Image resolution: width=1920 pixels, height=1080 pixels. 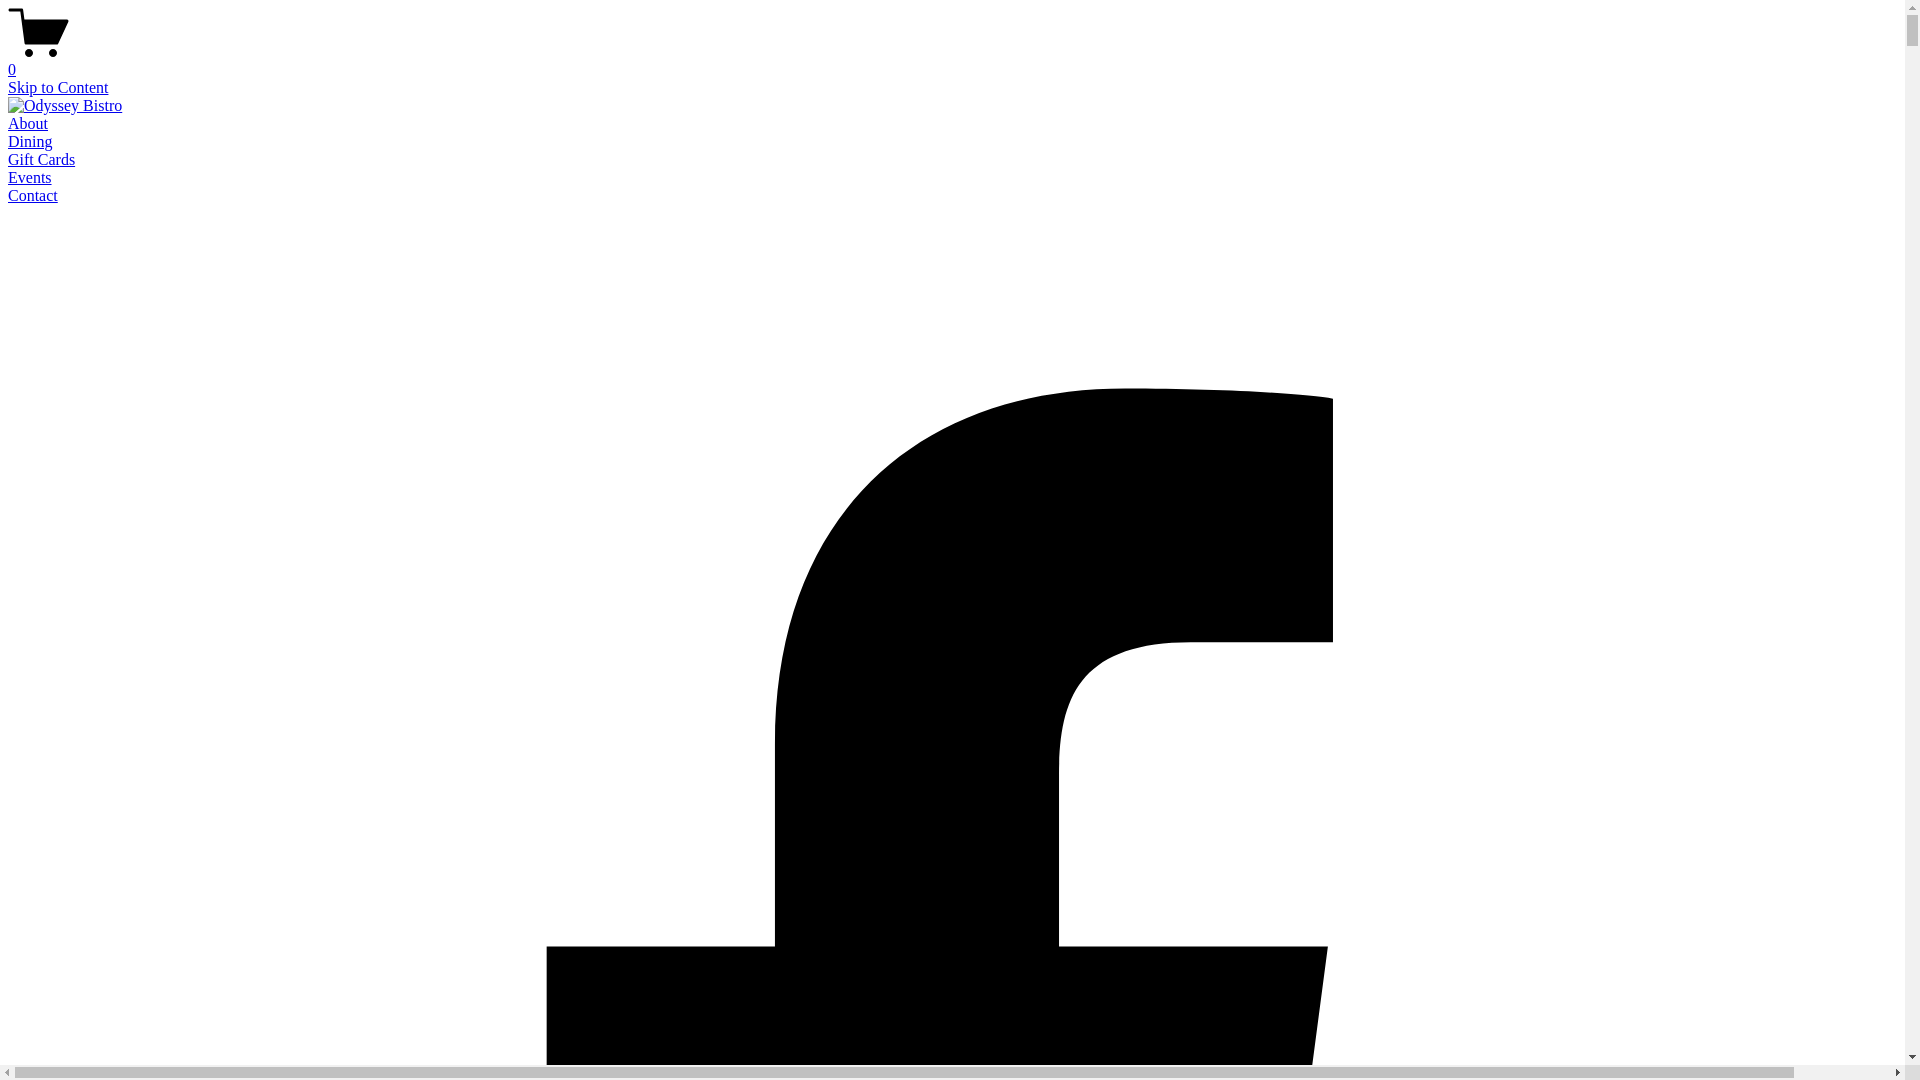 What do you see at coordinates (28, 123) in the screenshot?
I see `'About'` at bounding box center [28, 123].